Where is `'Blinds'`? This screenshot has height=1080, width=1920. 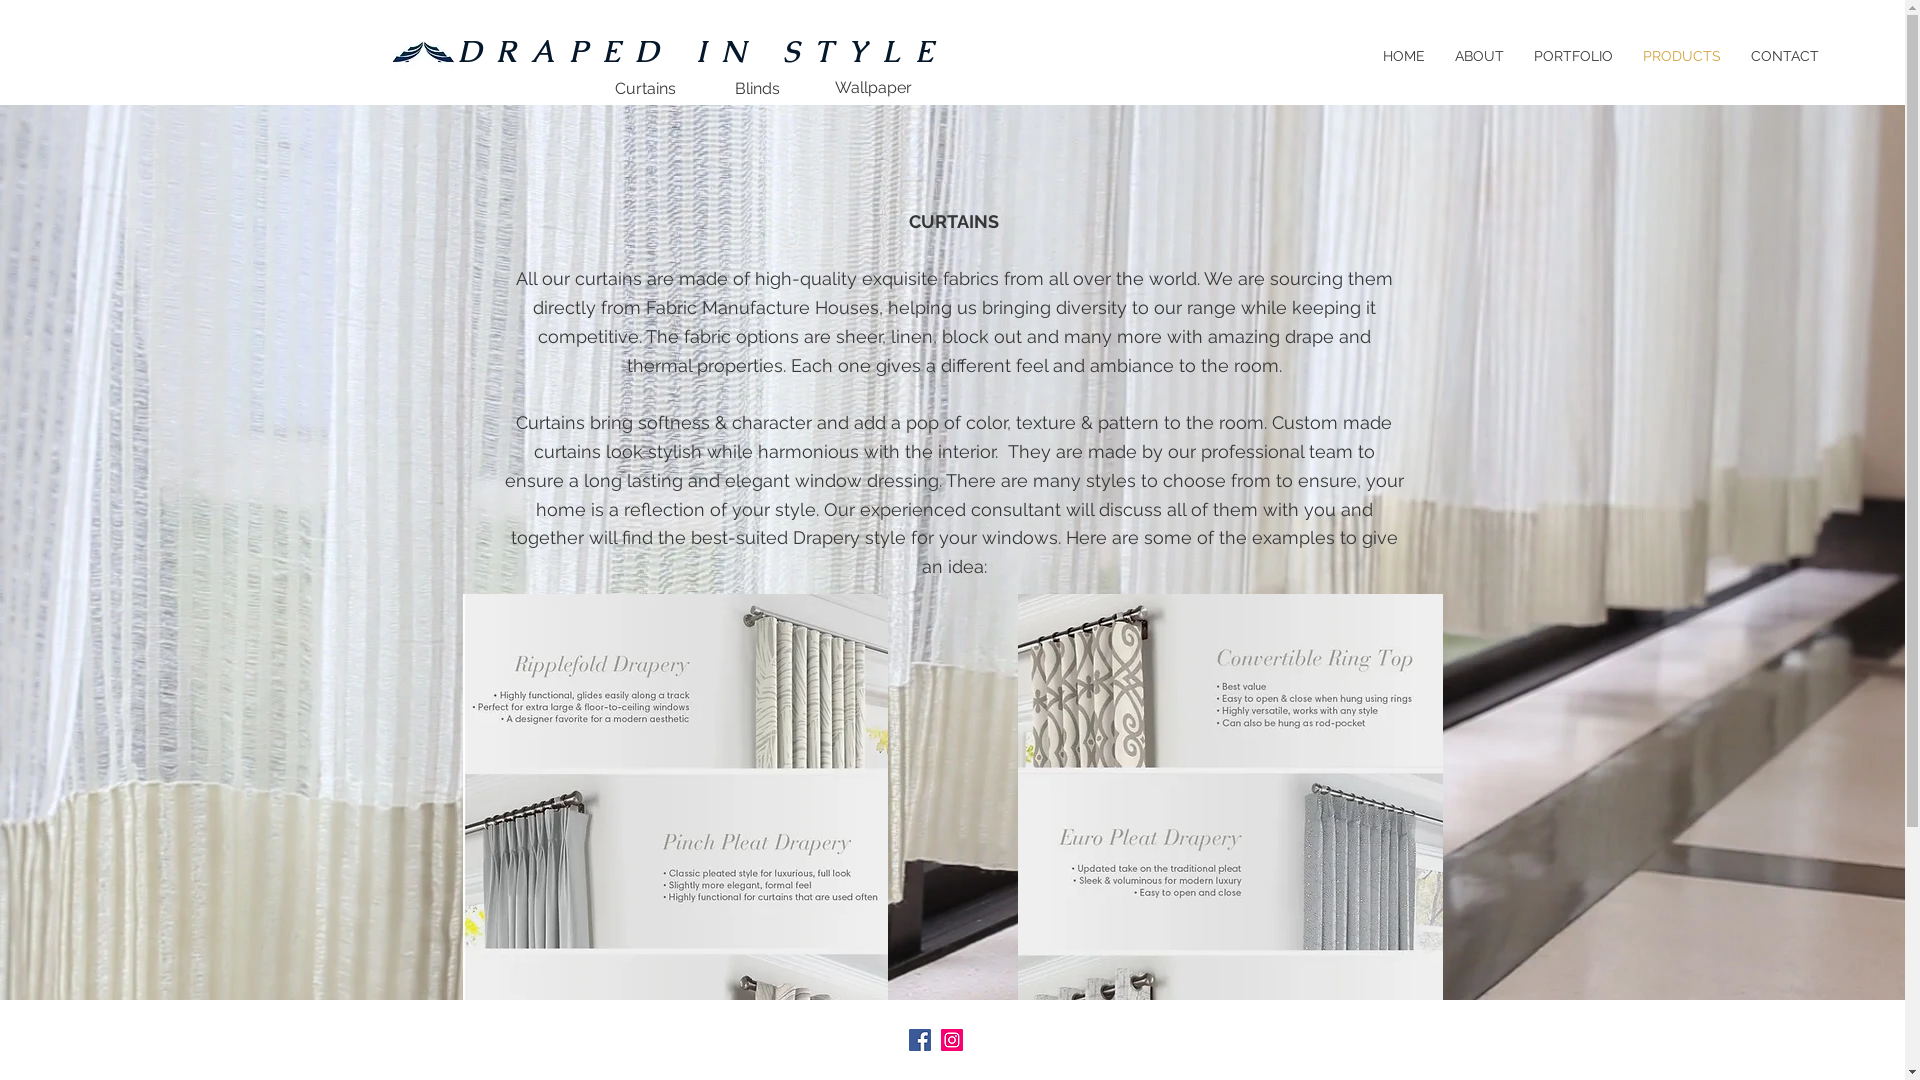 'Blinds' is located at coordinates (756, 88).